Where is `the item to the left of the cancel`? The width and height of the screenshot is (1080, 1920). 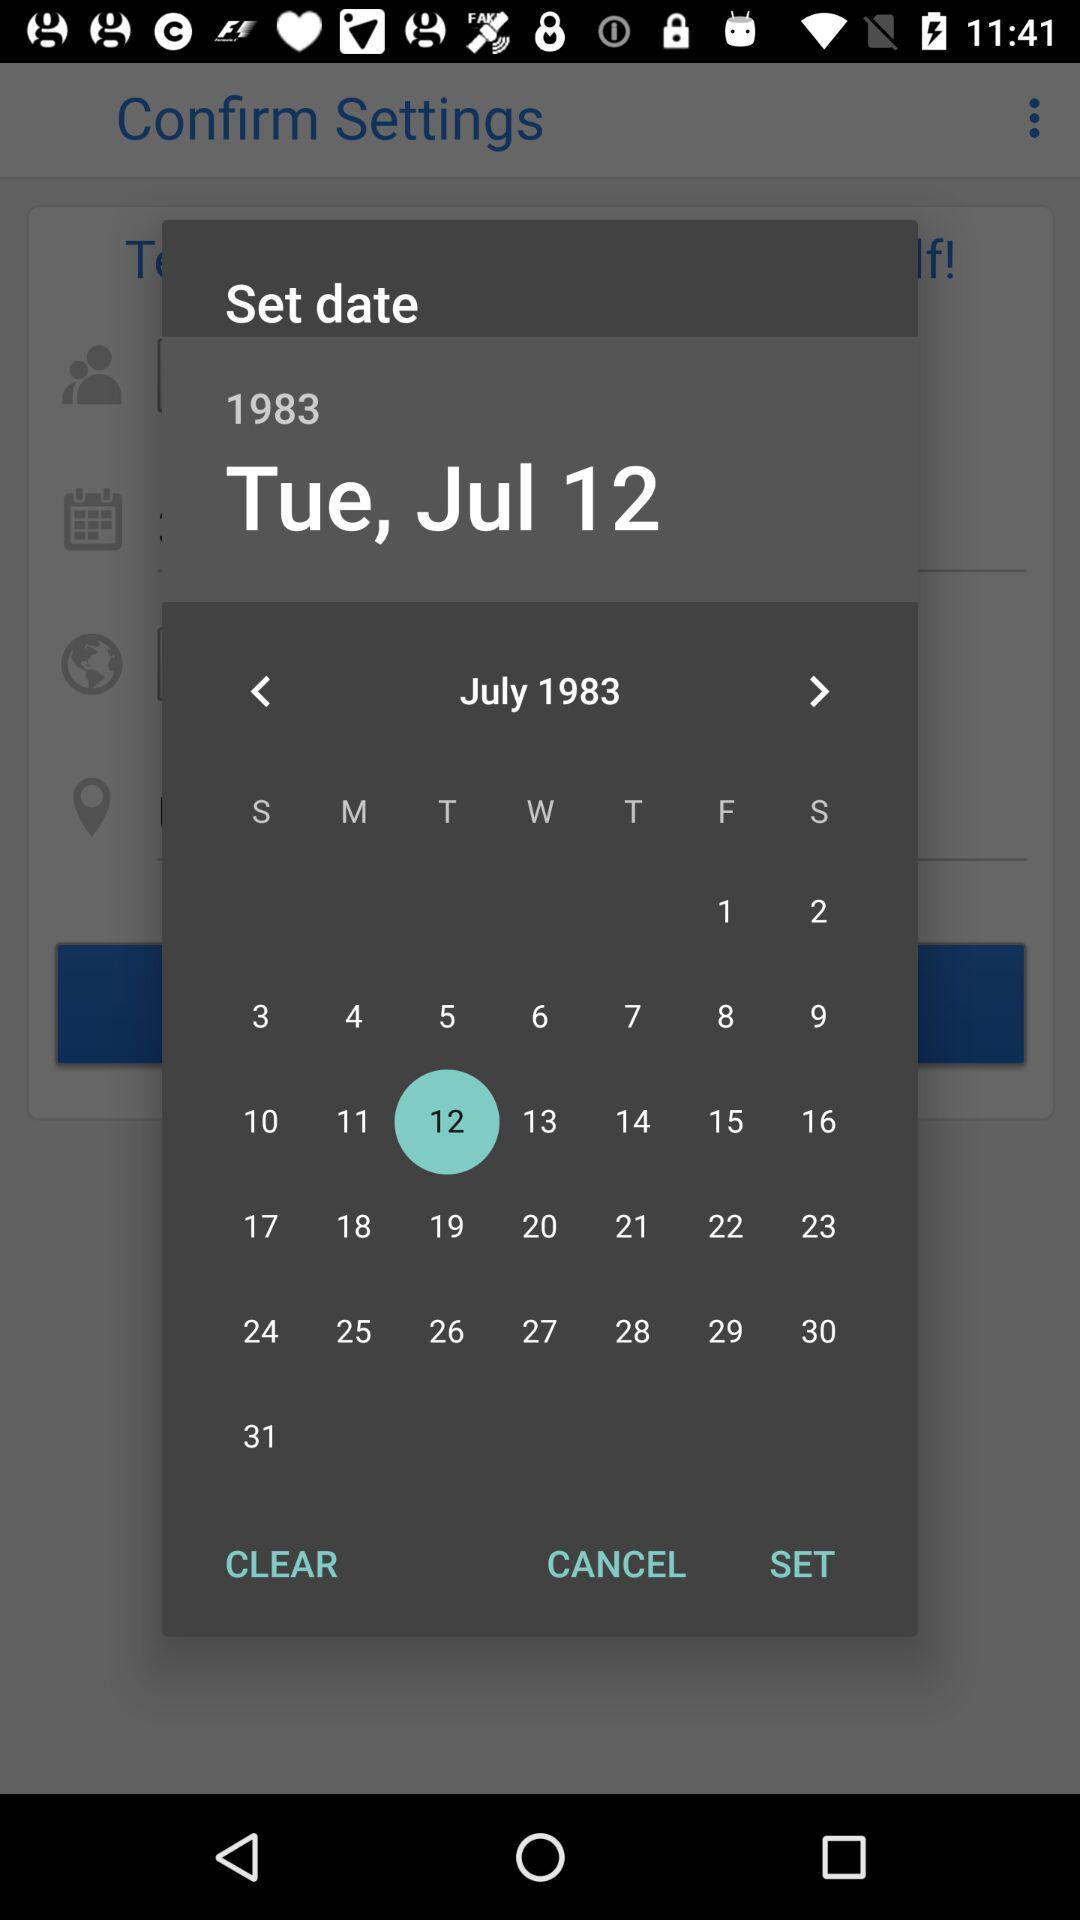
the item to the left of the cancel is located at coordinates (281, 1562).